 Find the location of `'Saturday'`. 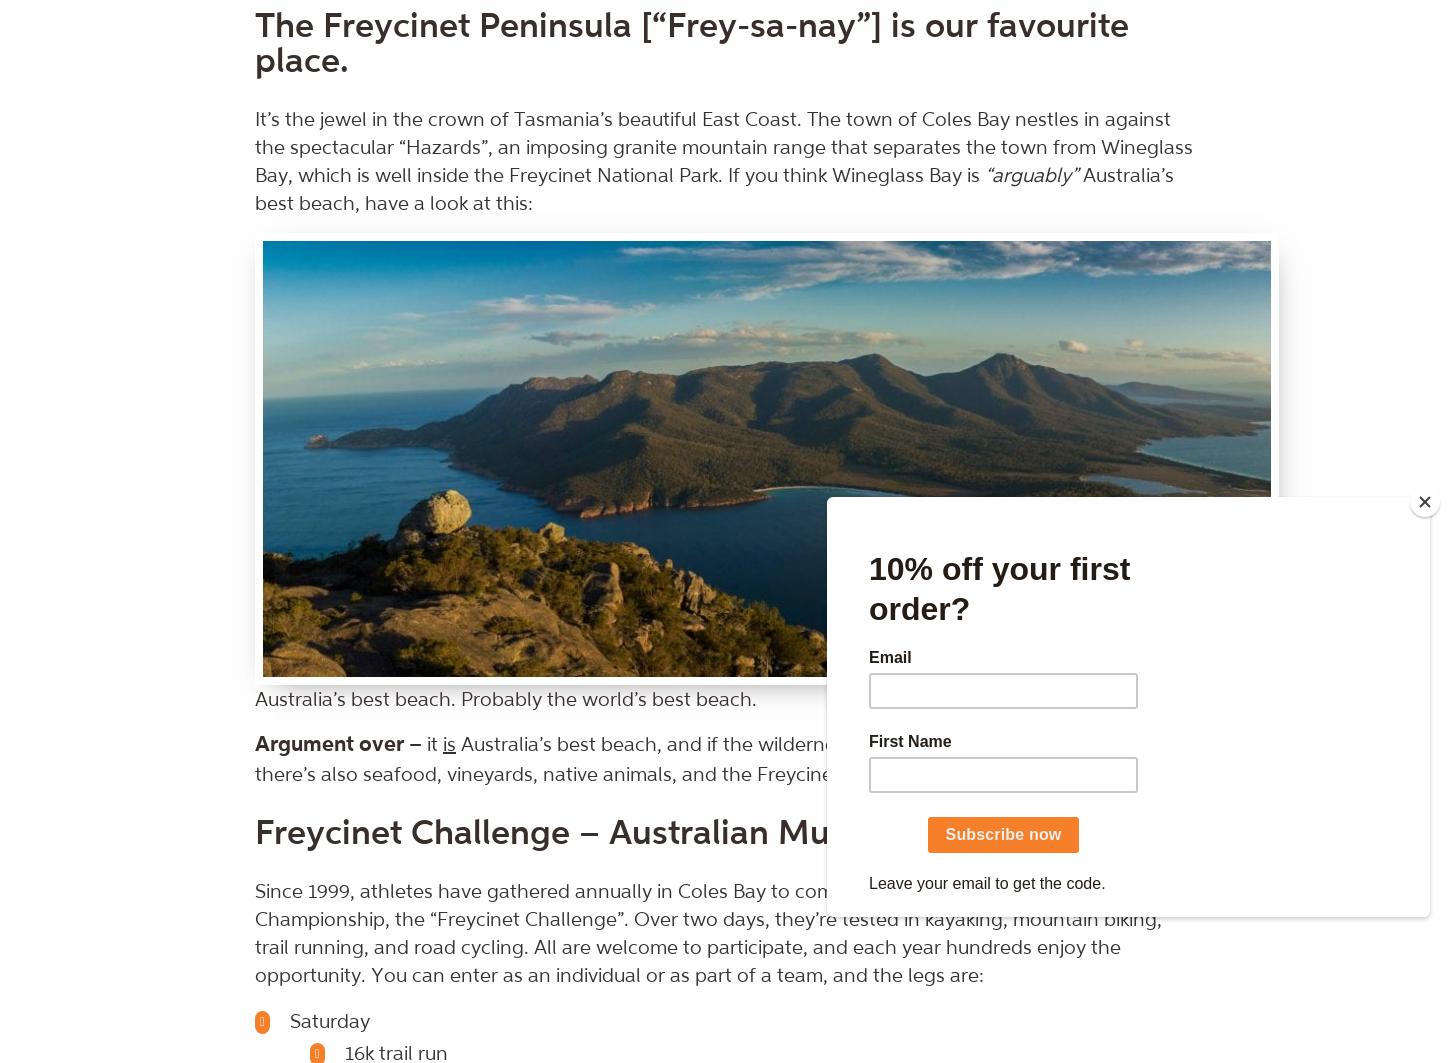

'Saturday' is located at coordinates (330, 1020).